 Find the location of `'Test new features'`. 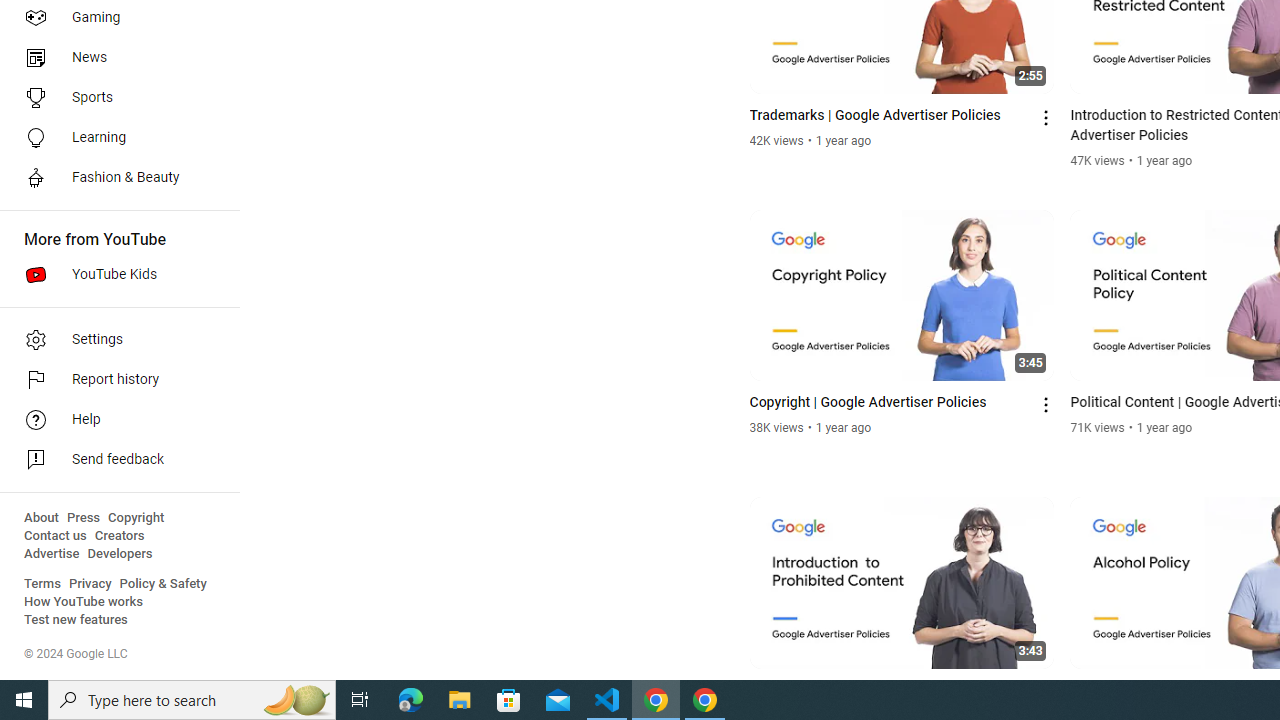

'Test new features' is located at coordinates (76, 619).